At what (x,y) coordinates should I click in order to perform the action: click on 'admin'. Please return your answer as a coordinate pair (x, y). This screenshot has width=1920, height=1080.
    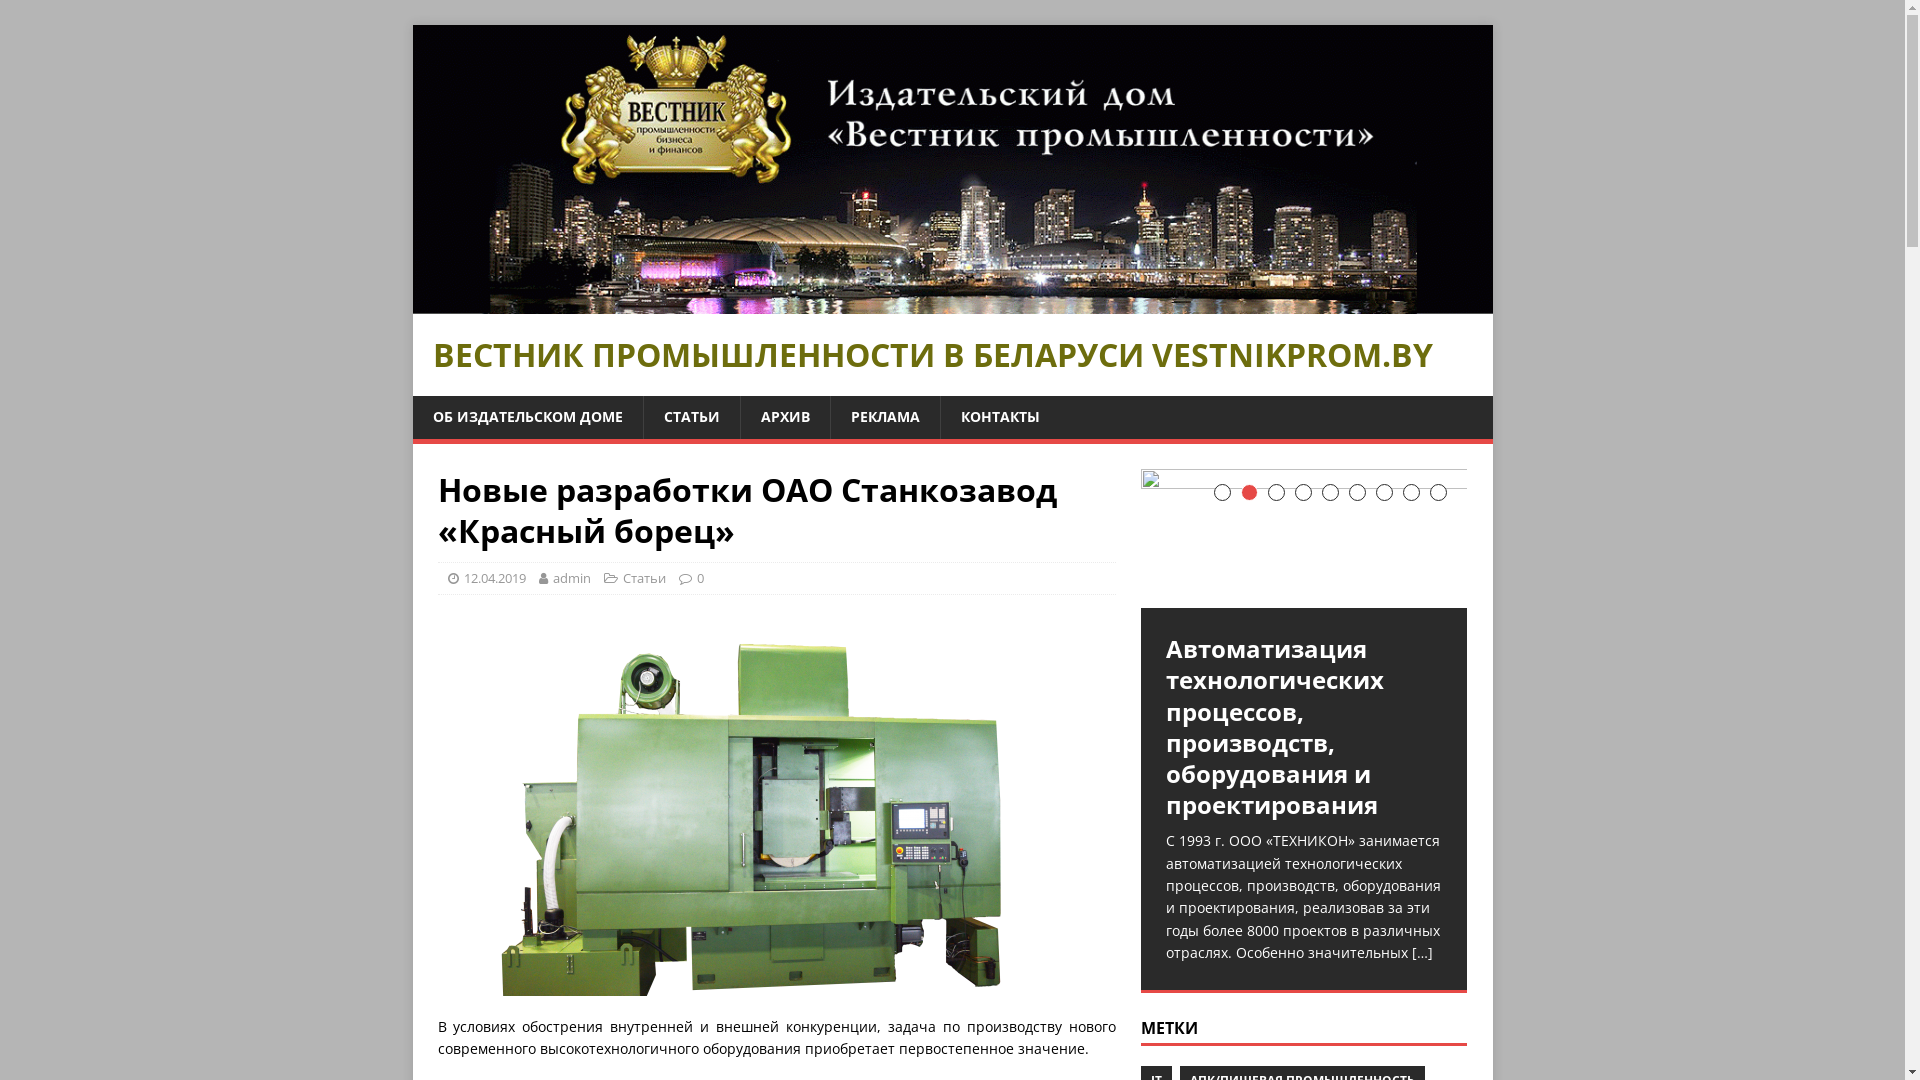
    Looking at the image, I should click on (570, 578).